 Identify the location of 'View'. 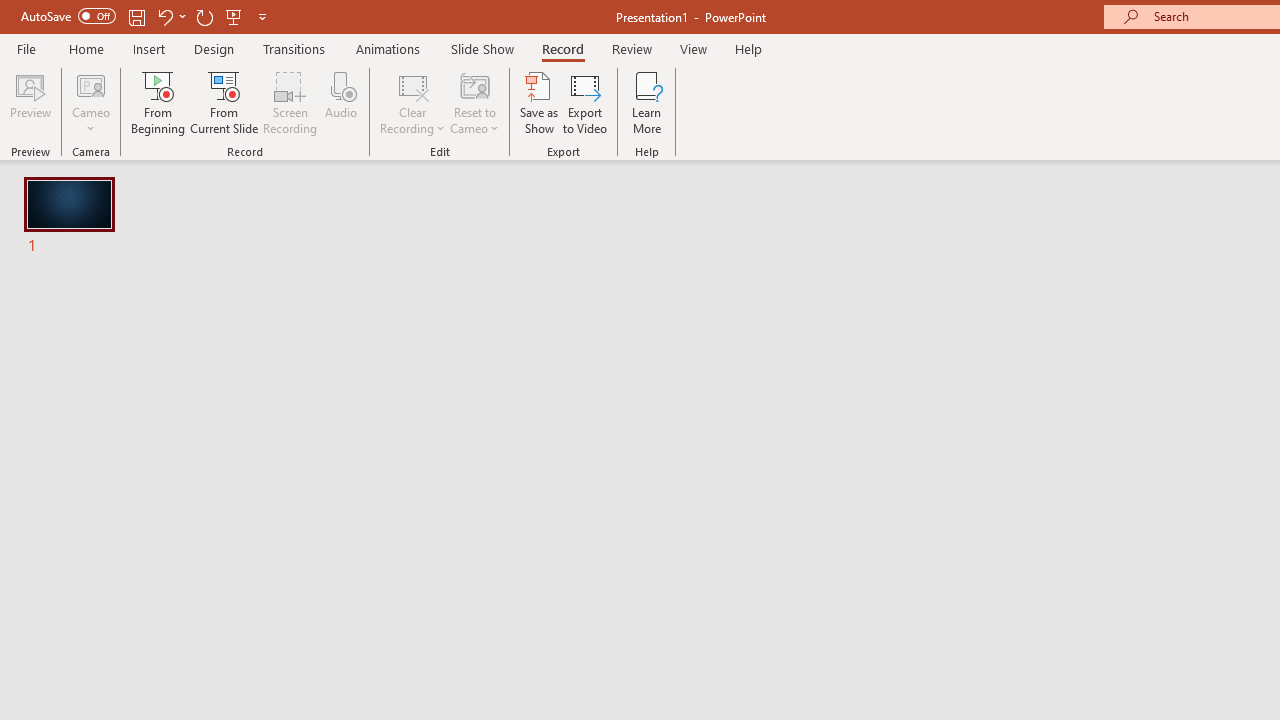
(693, 48).